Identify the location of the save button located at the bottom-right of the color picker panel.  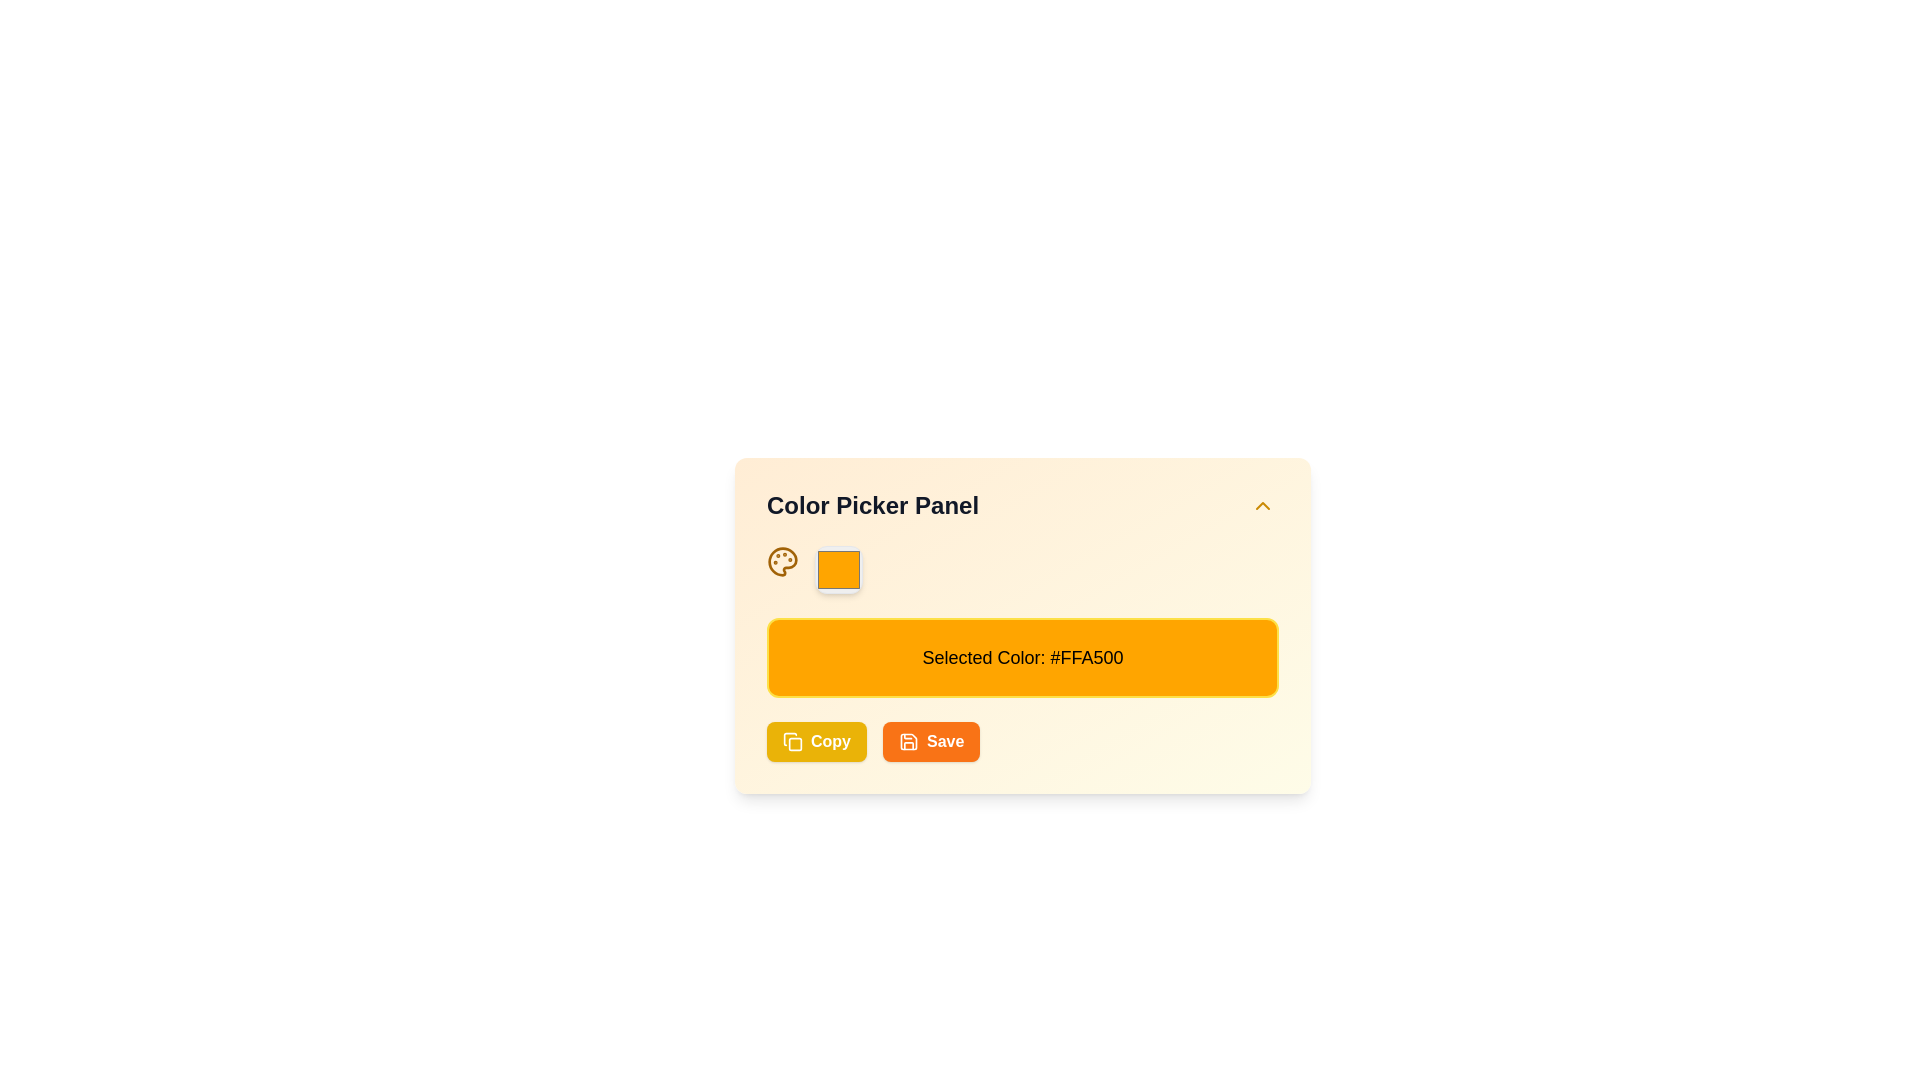
(930, 741).